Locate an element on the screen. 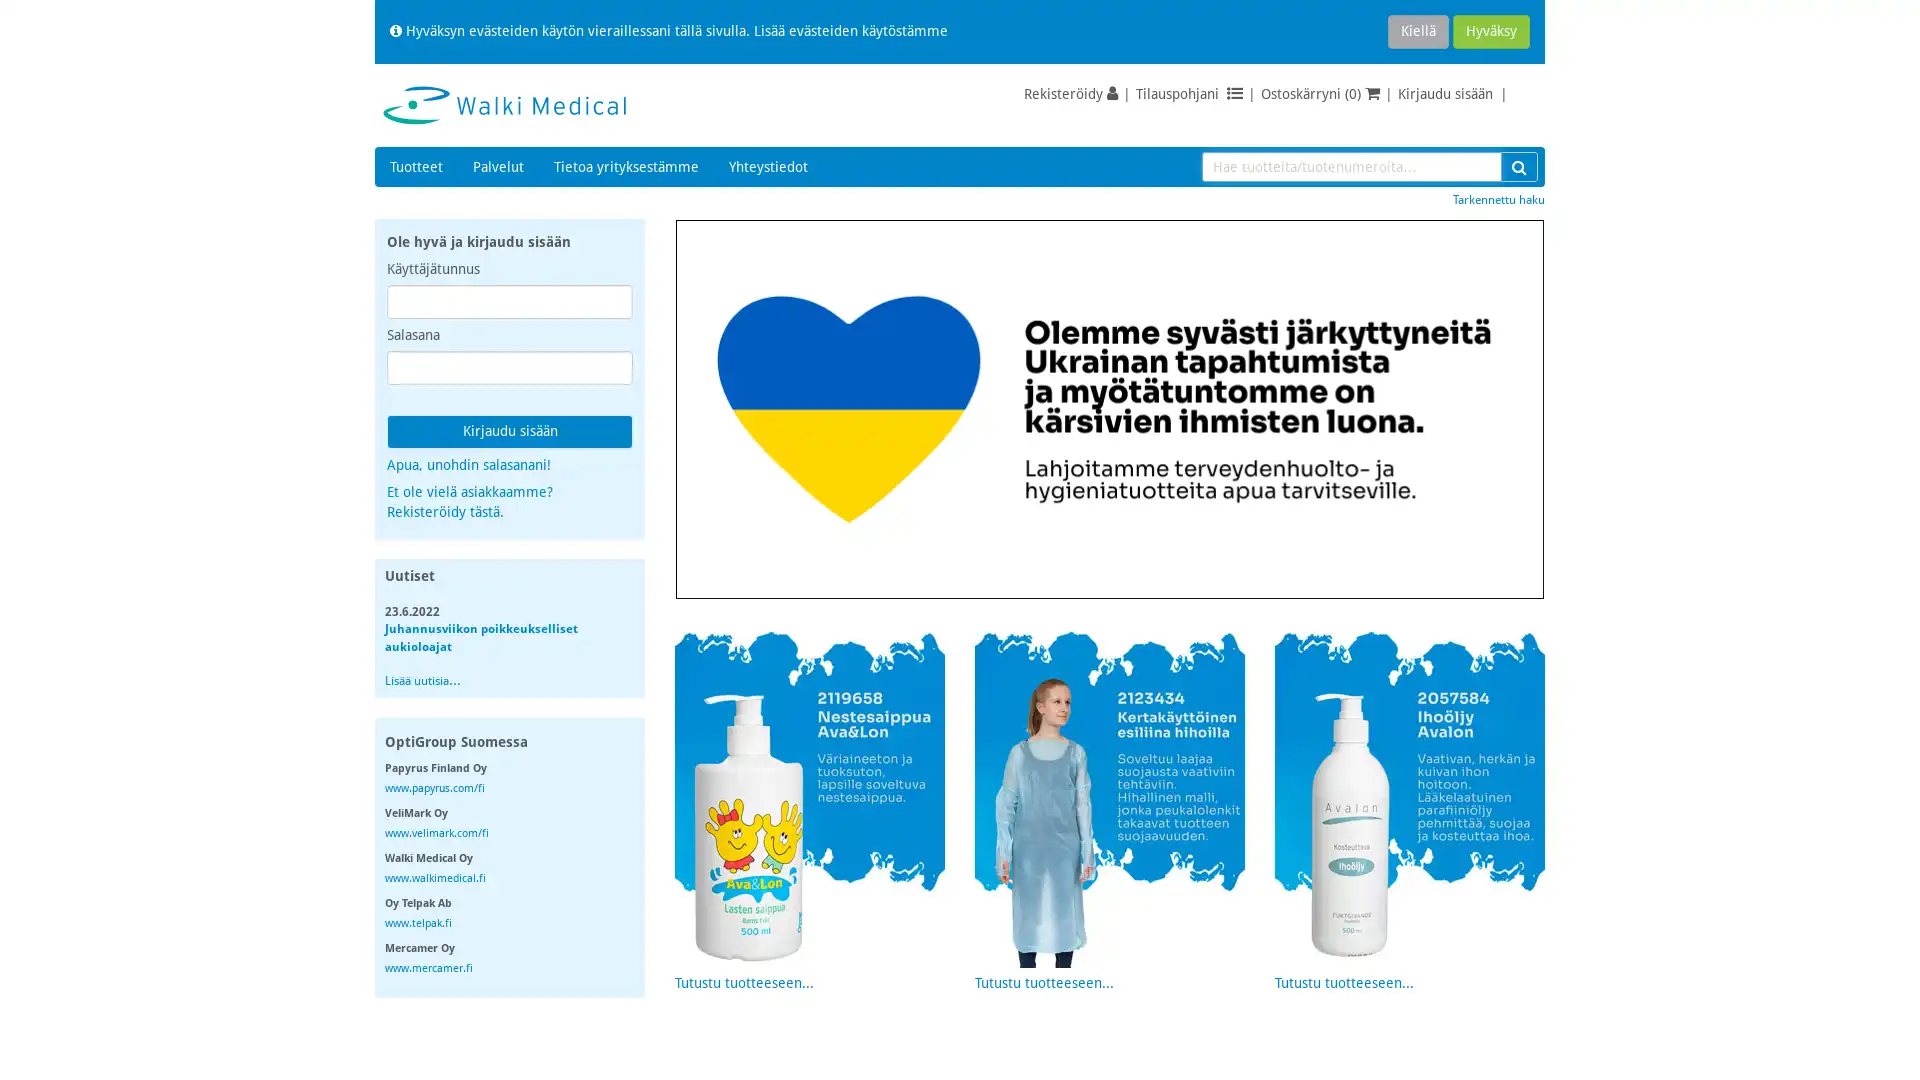 This screenshot has width=1920, height=1080. Kiella is located at coordinates (1417, 31).